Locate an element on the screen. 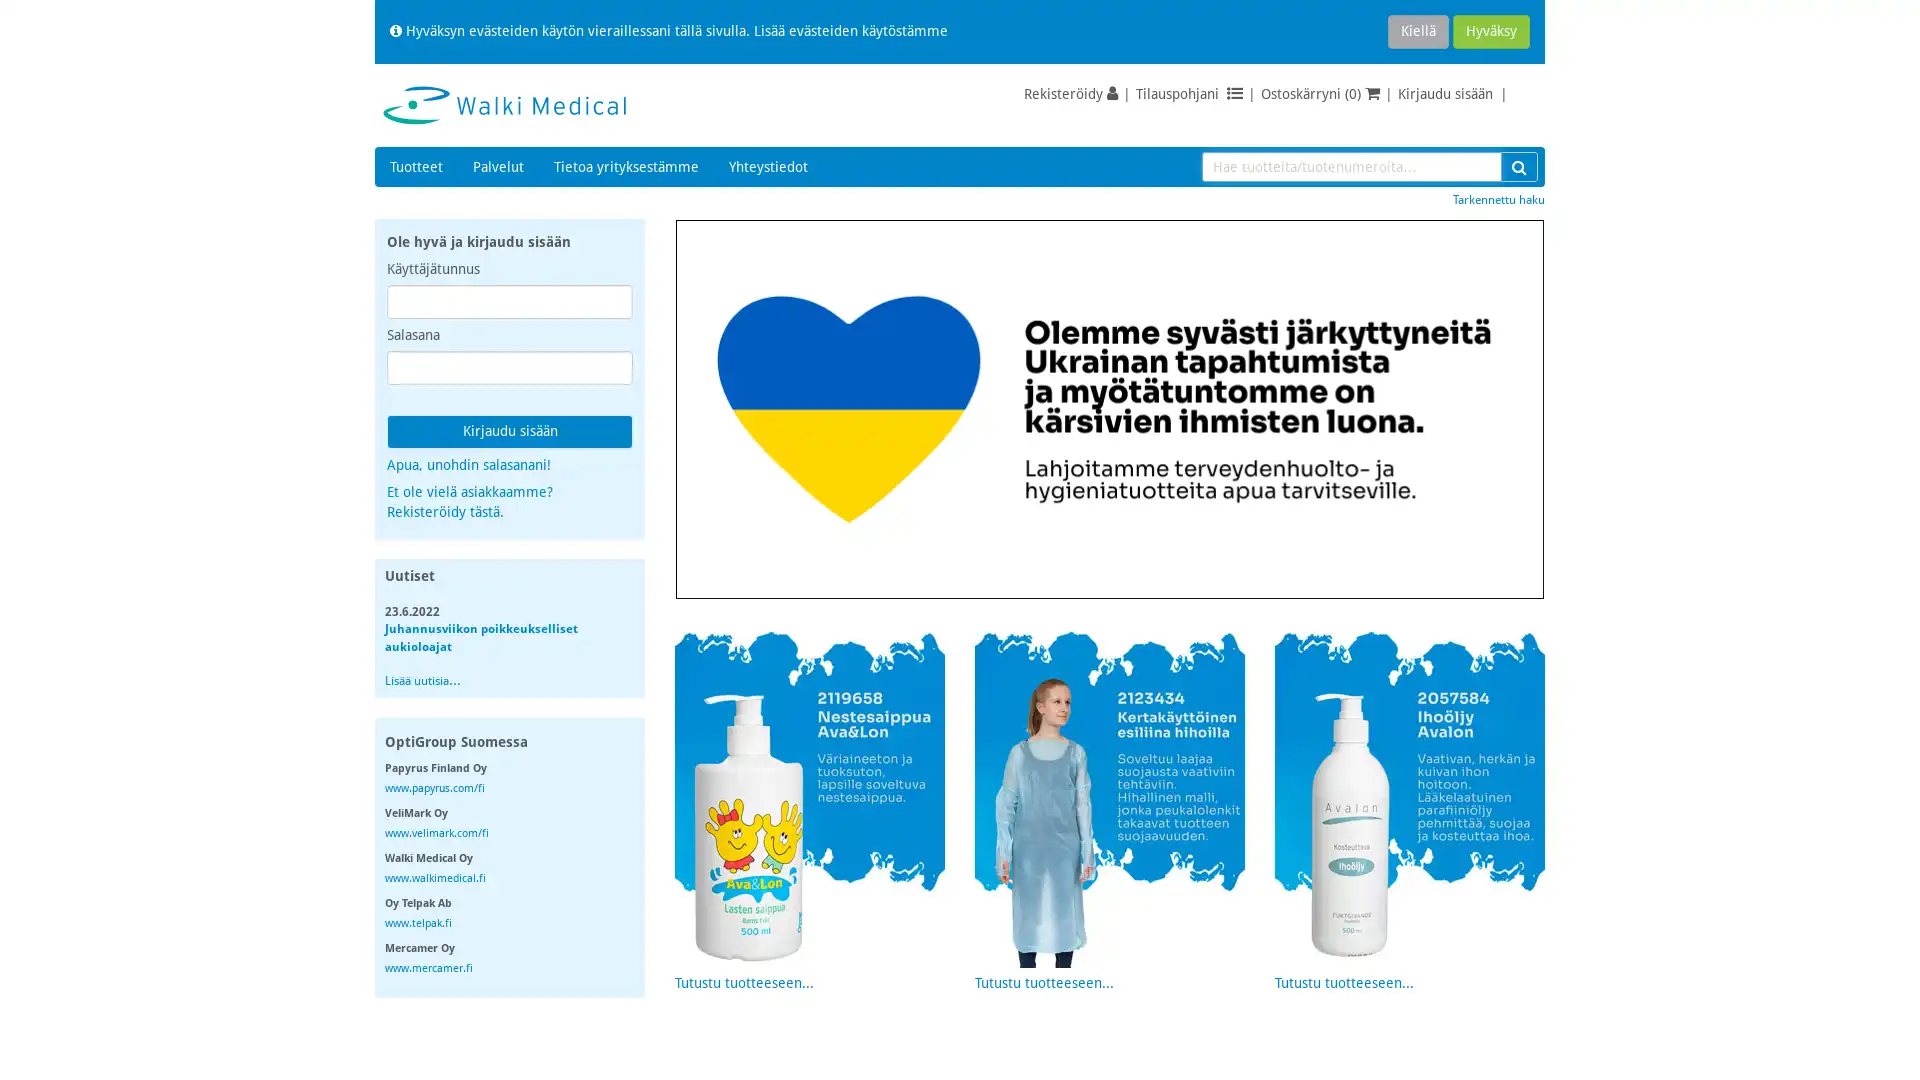 This screenshot has width=1920, height=1080. Kiella is located at coordinates (1417, 31).